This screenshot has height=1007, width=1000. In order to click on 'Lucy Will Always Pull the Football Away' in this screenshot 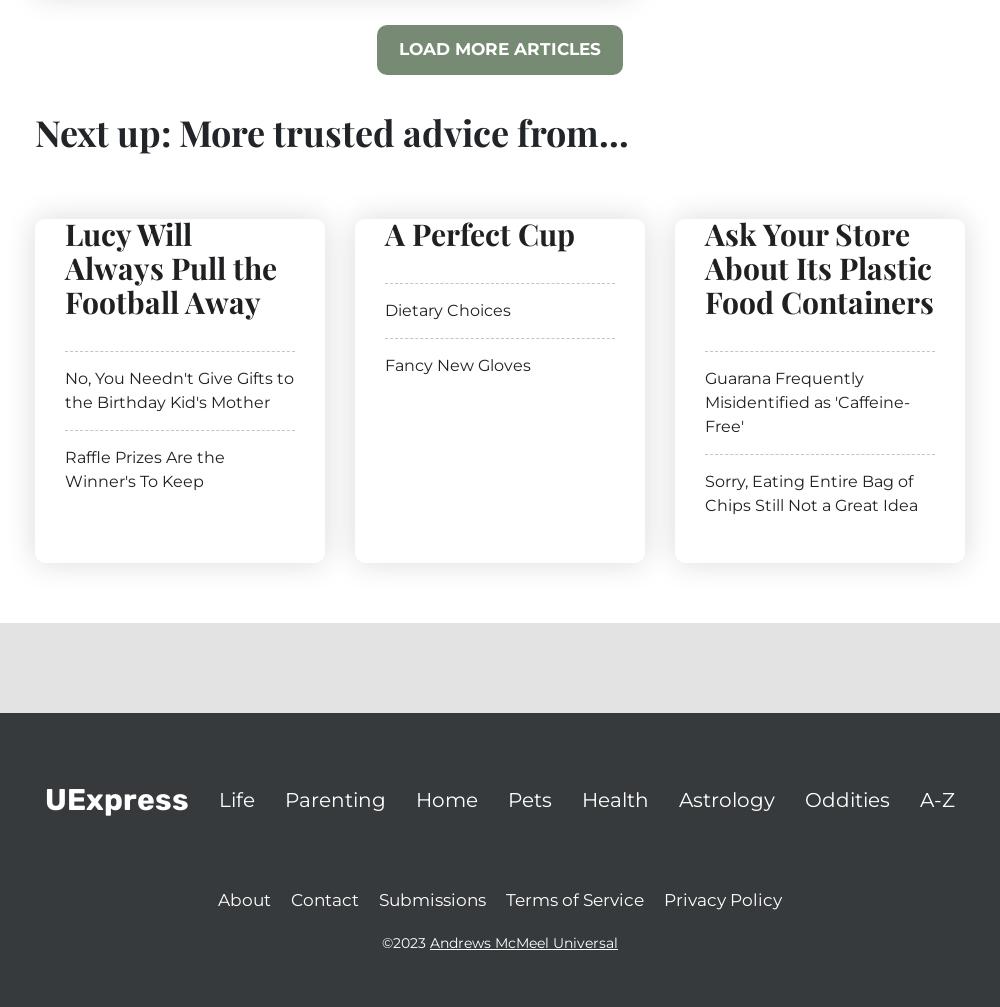, I will do `click(171, 266)`.